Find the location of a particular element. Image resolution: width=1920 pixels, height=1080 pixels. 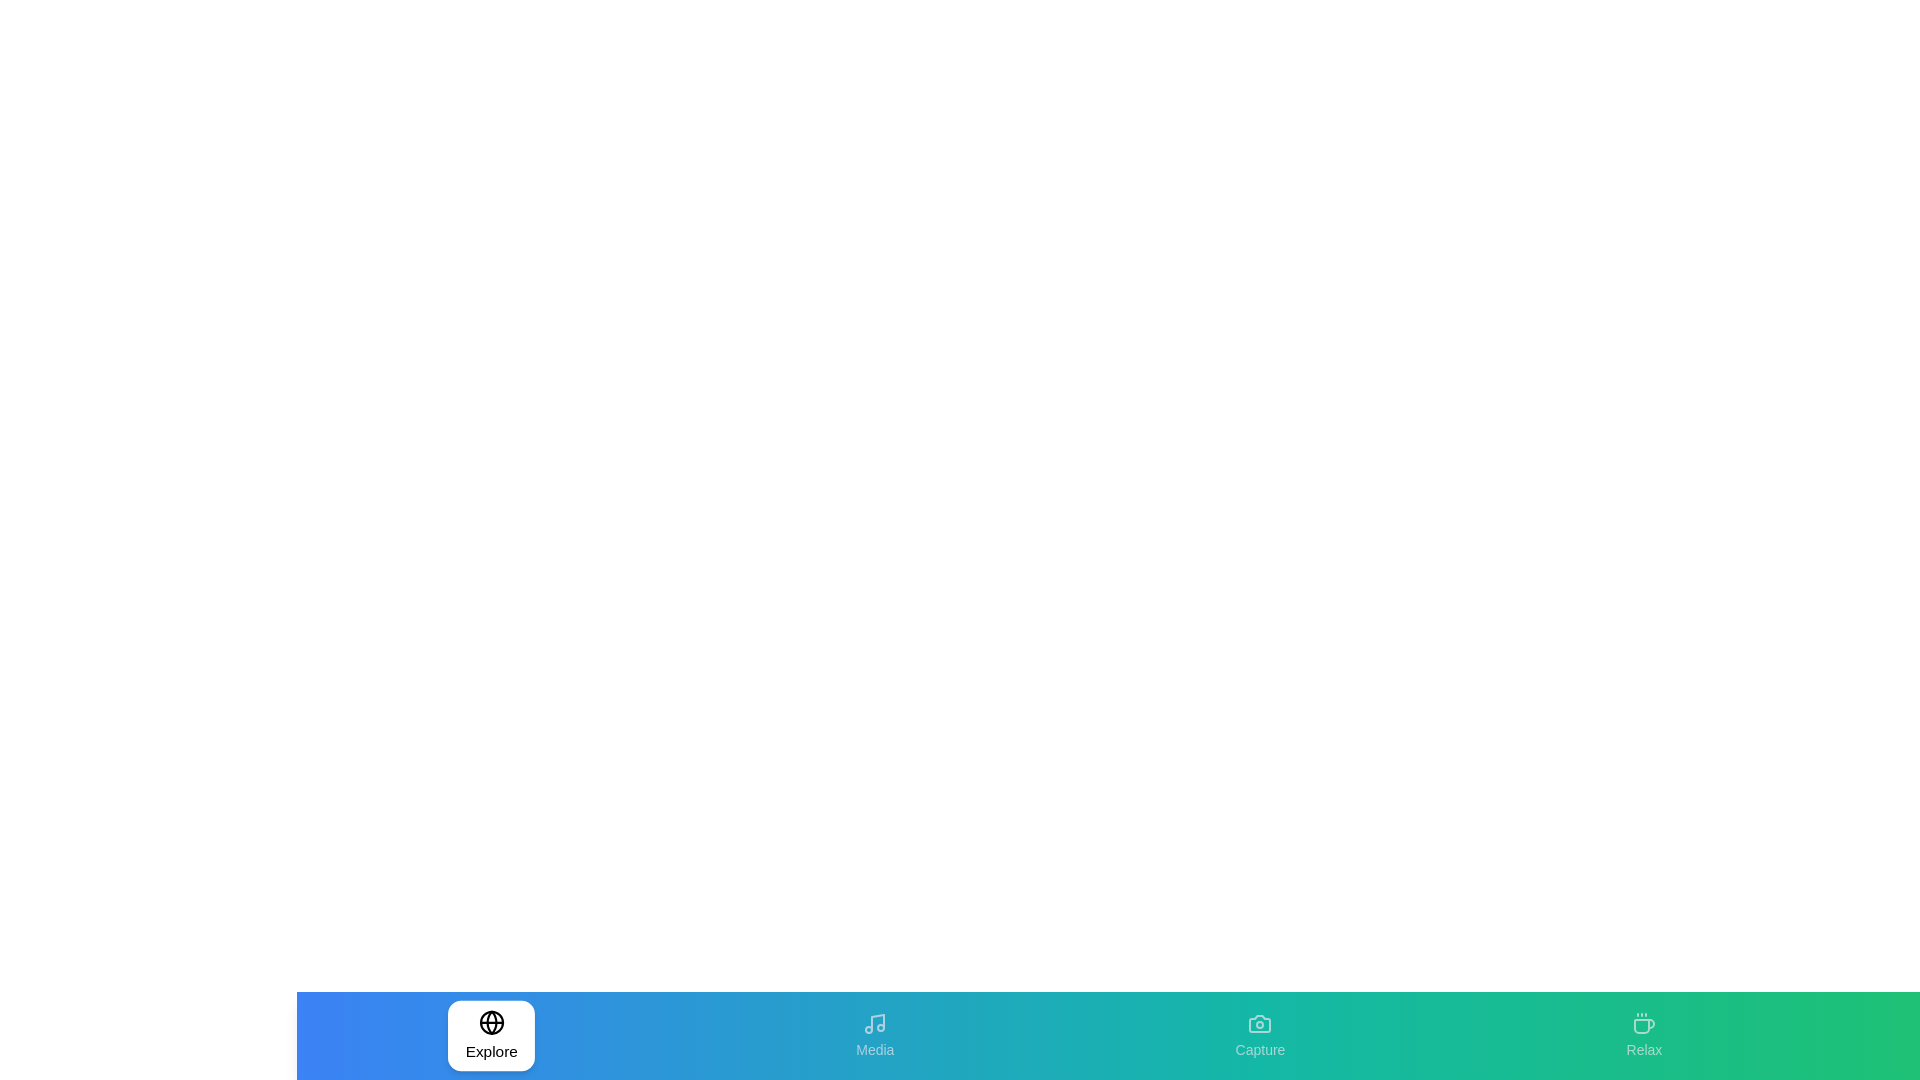

the tab labeled Capture is located at coordinates (1259, 1035).